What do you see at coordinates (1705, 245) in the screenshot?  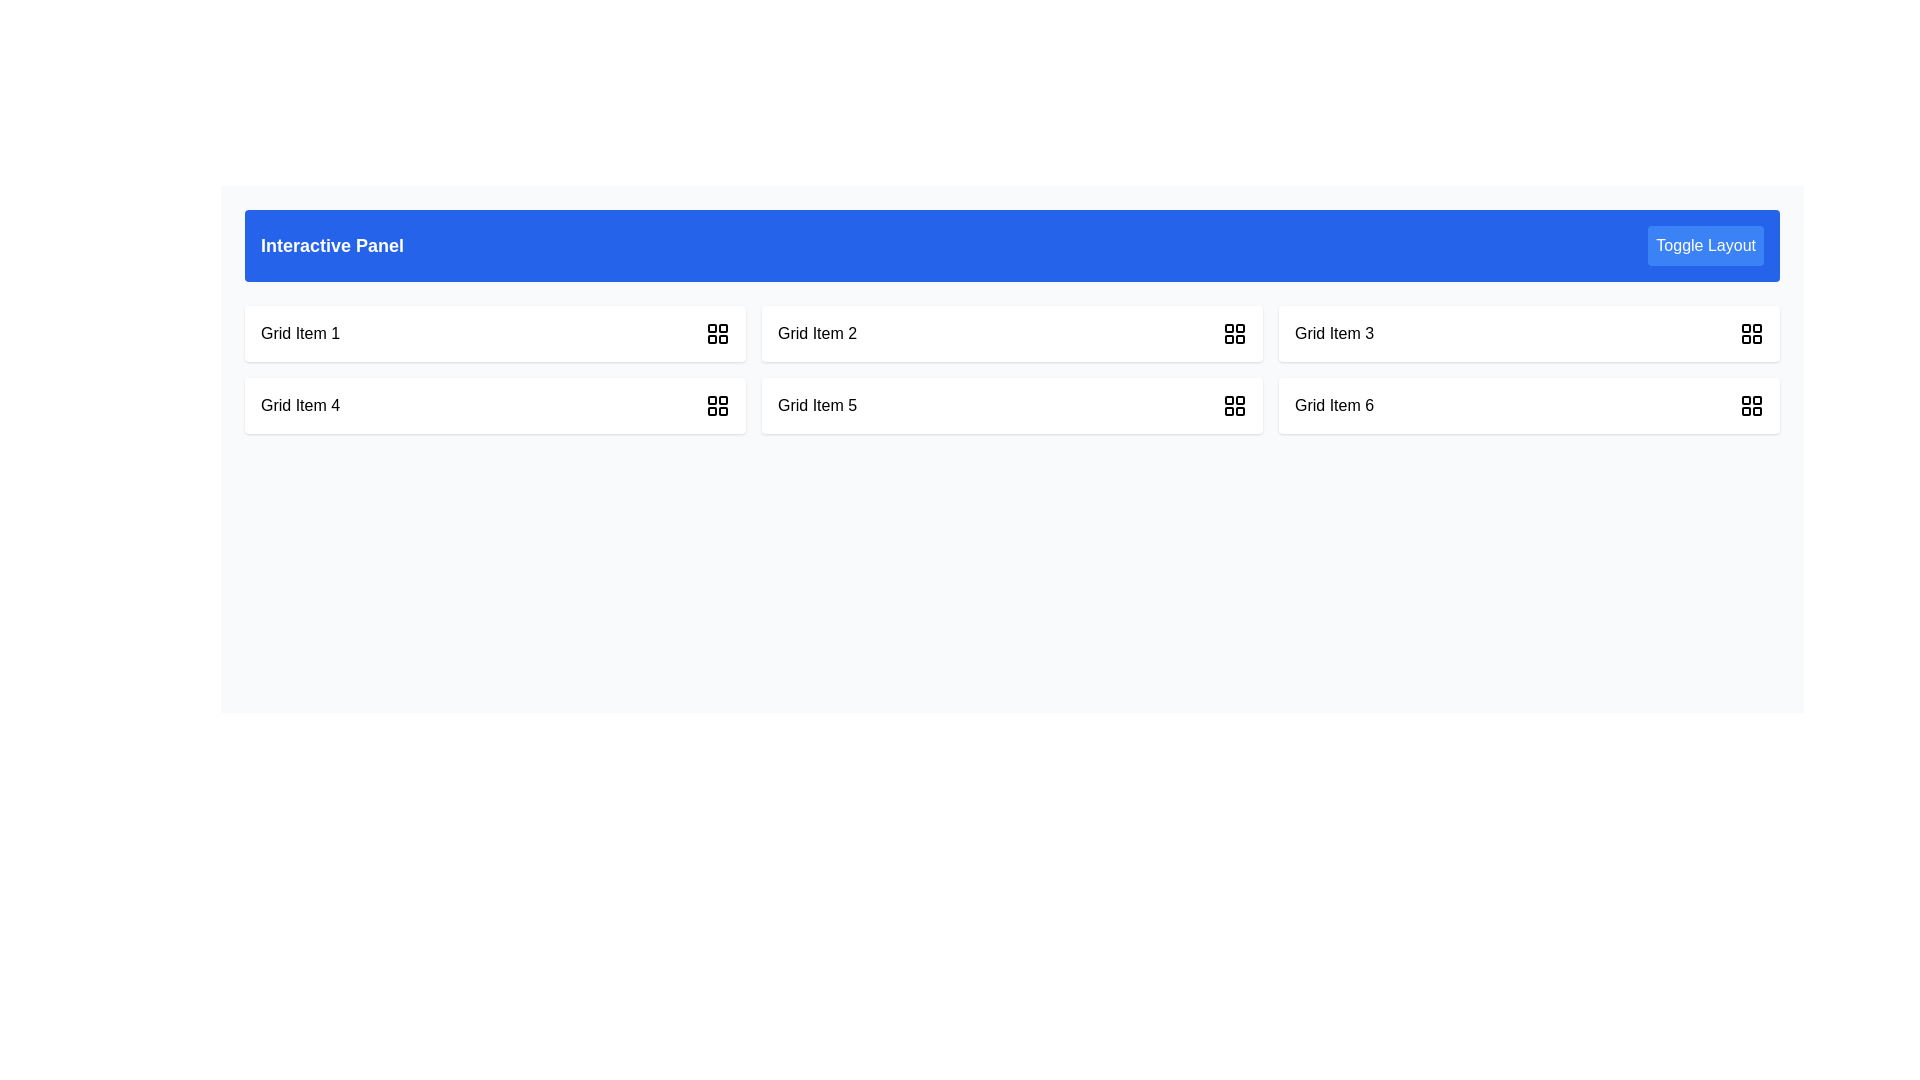 I see `the 'Toggle Layout' button, which is a rectangular button with white text on a blue background located in the top-right corner of the blue header panel` at bounding box center [1705, 245].